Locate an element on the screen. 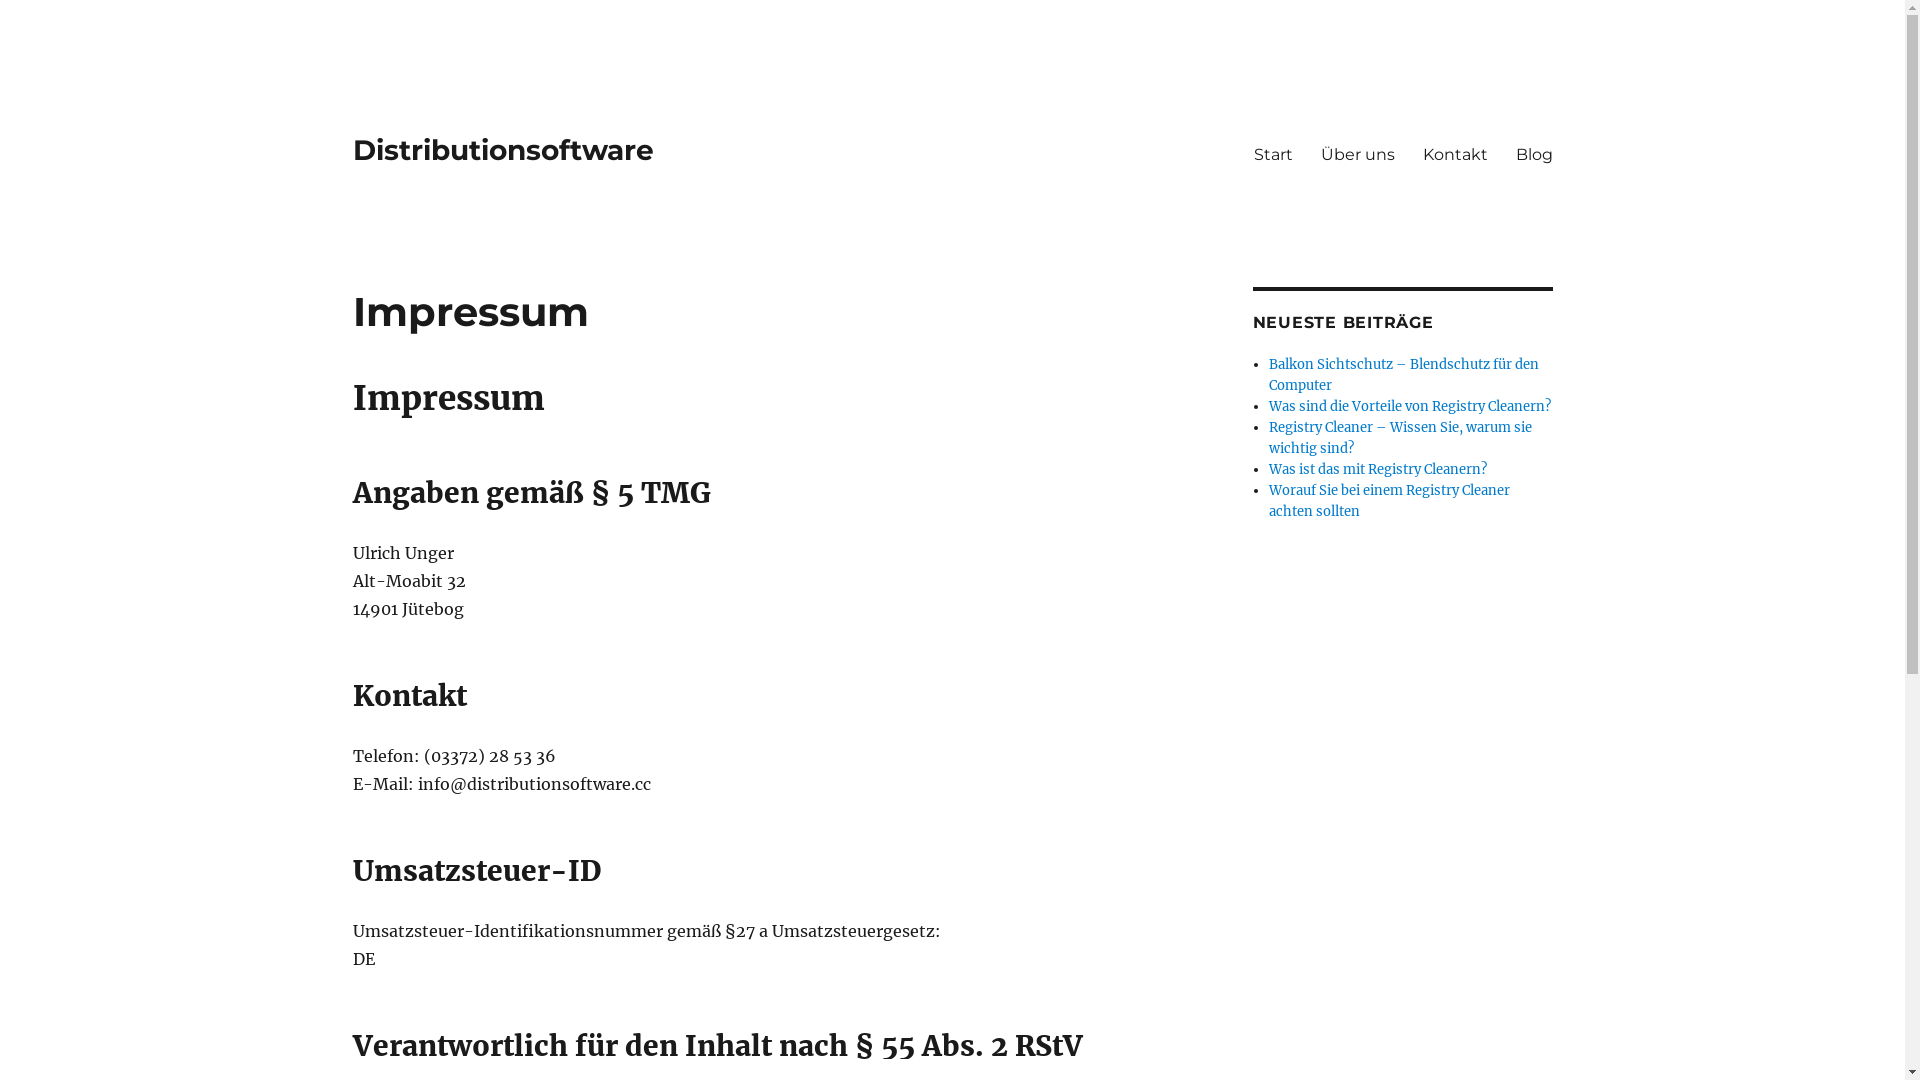 The height and width of the screenshot is (1080, 1920). 'Start' is located at coordinates (1272, 153).